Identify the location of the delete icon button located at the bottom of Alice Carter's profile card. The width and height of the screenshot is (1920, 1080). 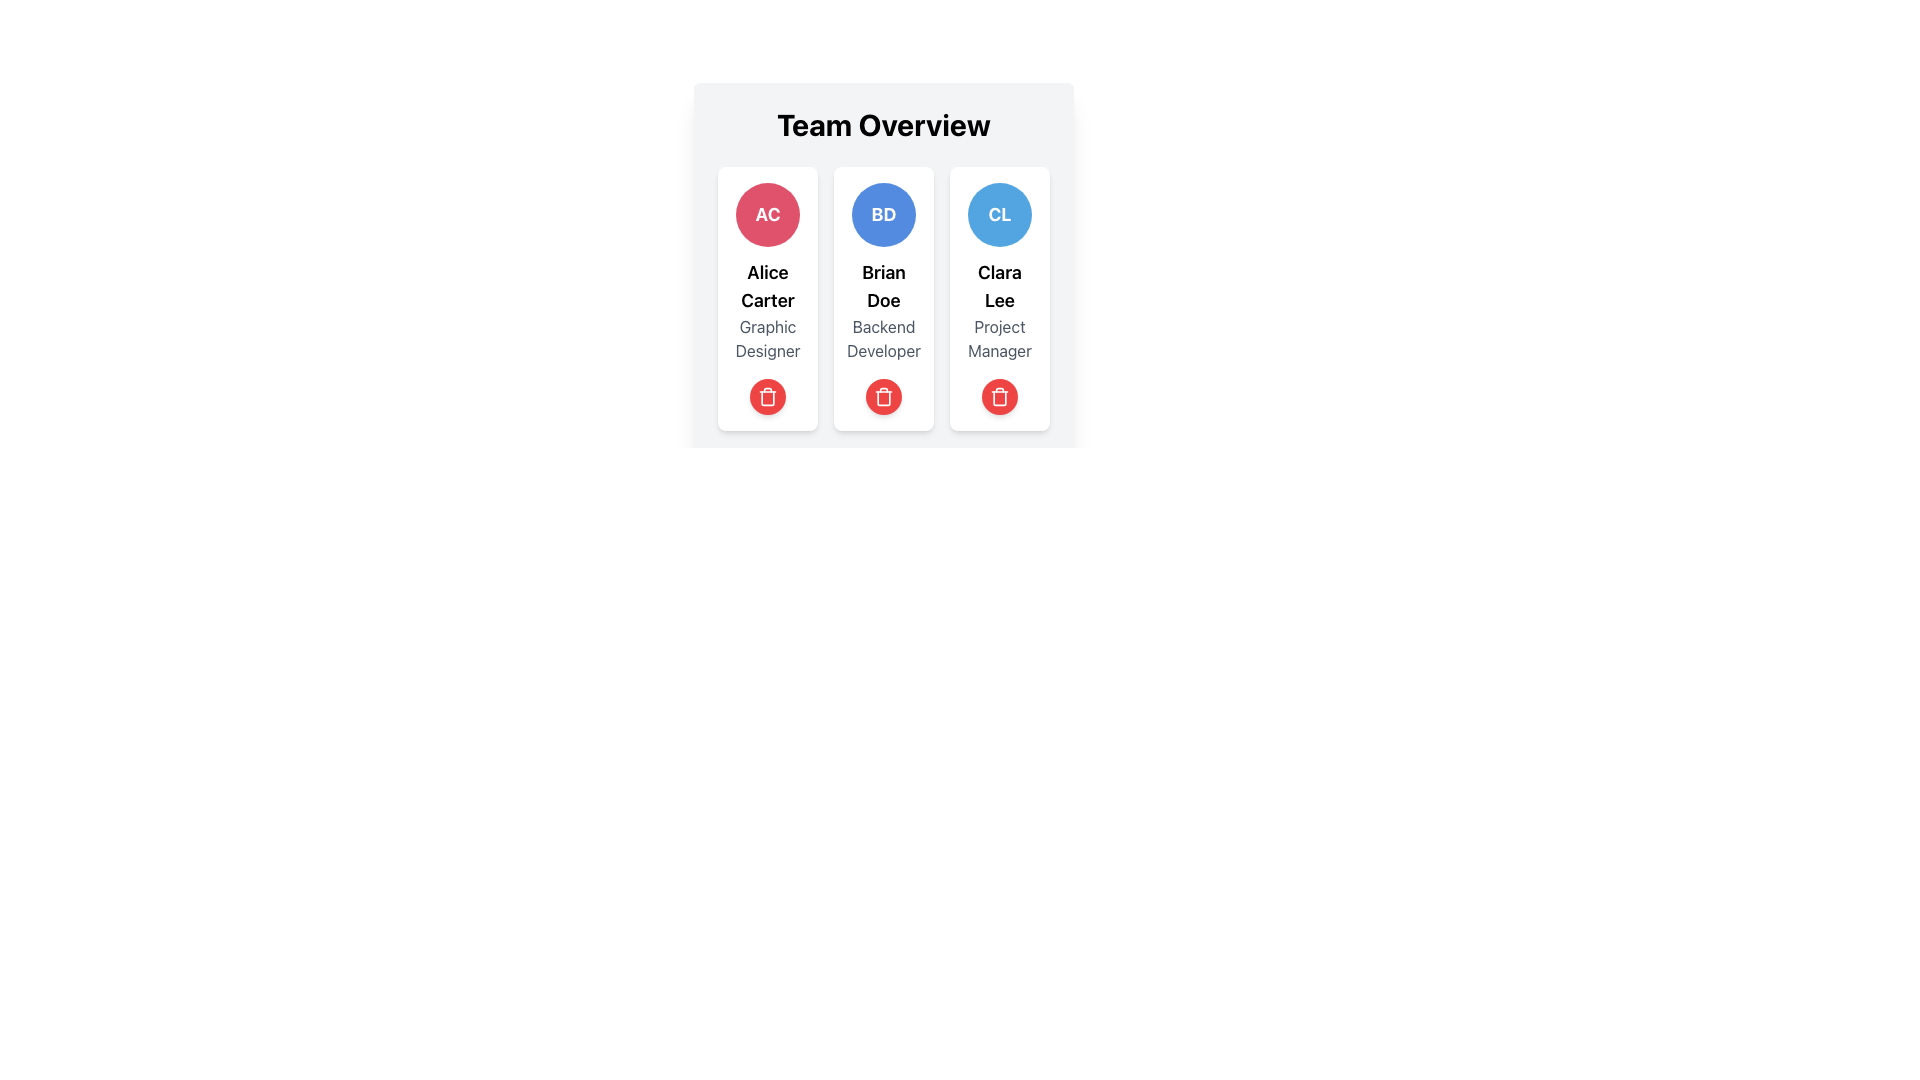
(767, 397).